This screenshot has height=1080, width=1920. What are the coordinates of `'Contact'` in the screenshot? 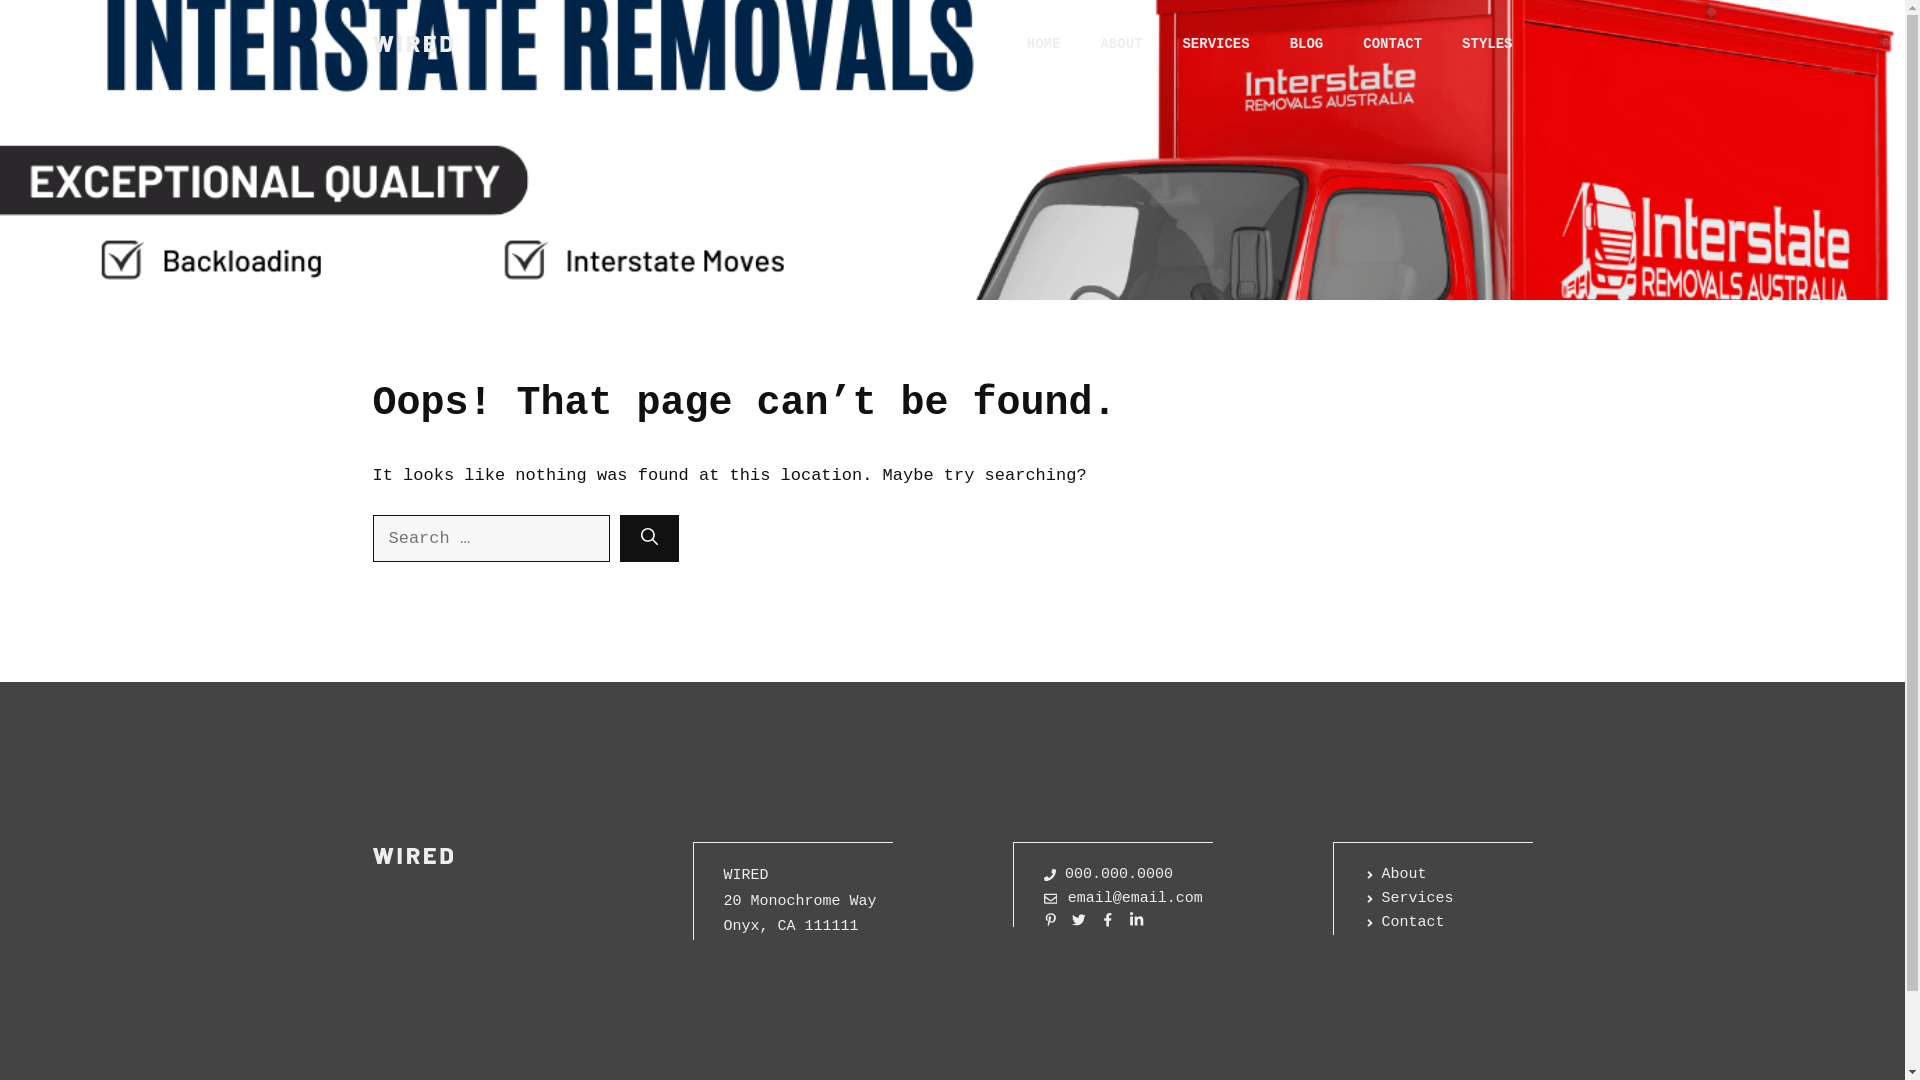 It's located at (1362, 922).